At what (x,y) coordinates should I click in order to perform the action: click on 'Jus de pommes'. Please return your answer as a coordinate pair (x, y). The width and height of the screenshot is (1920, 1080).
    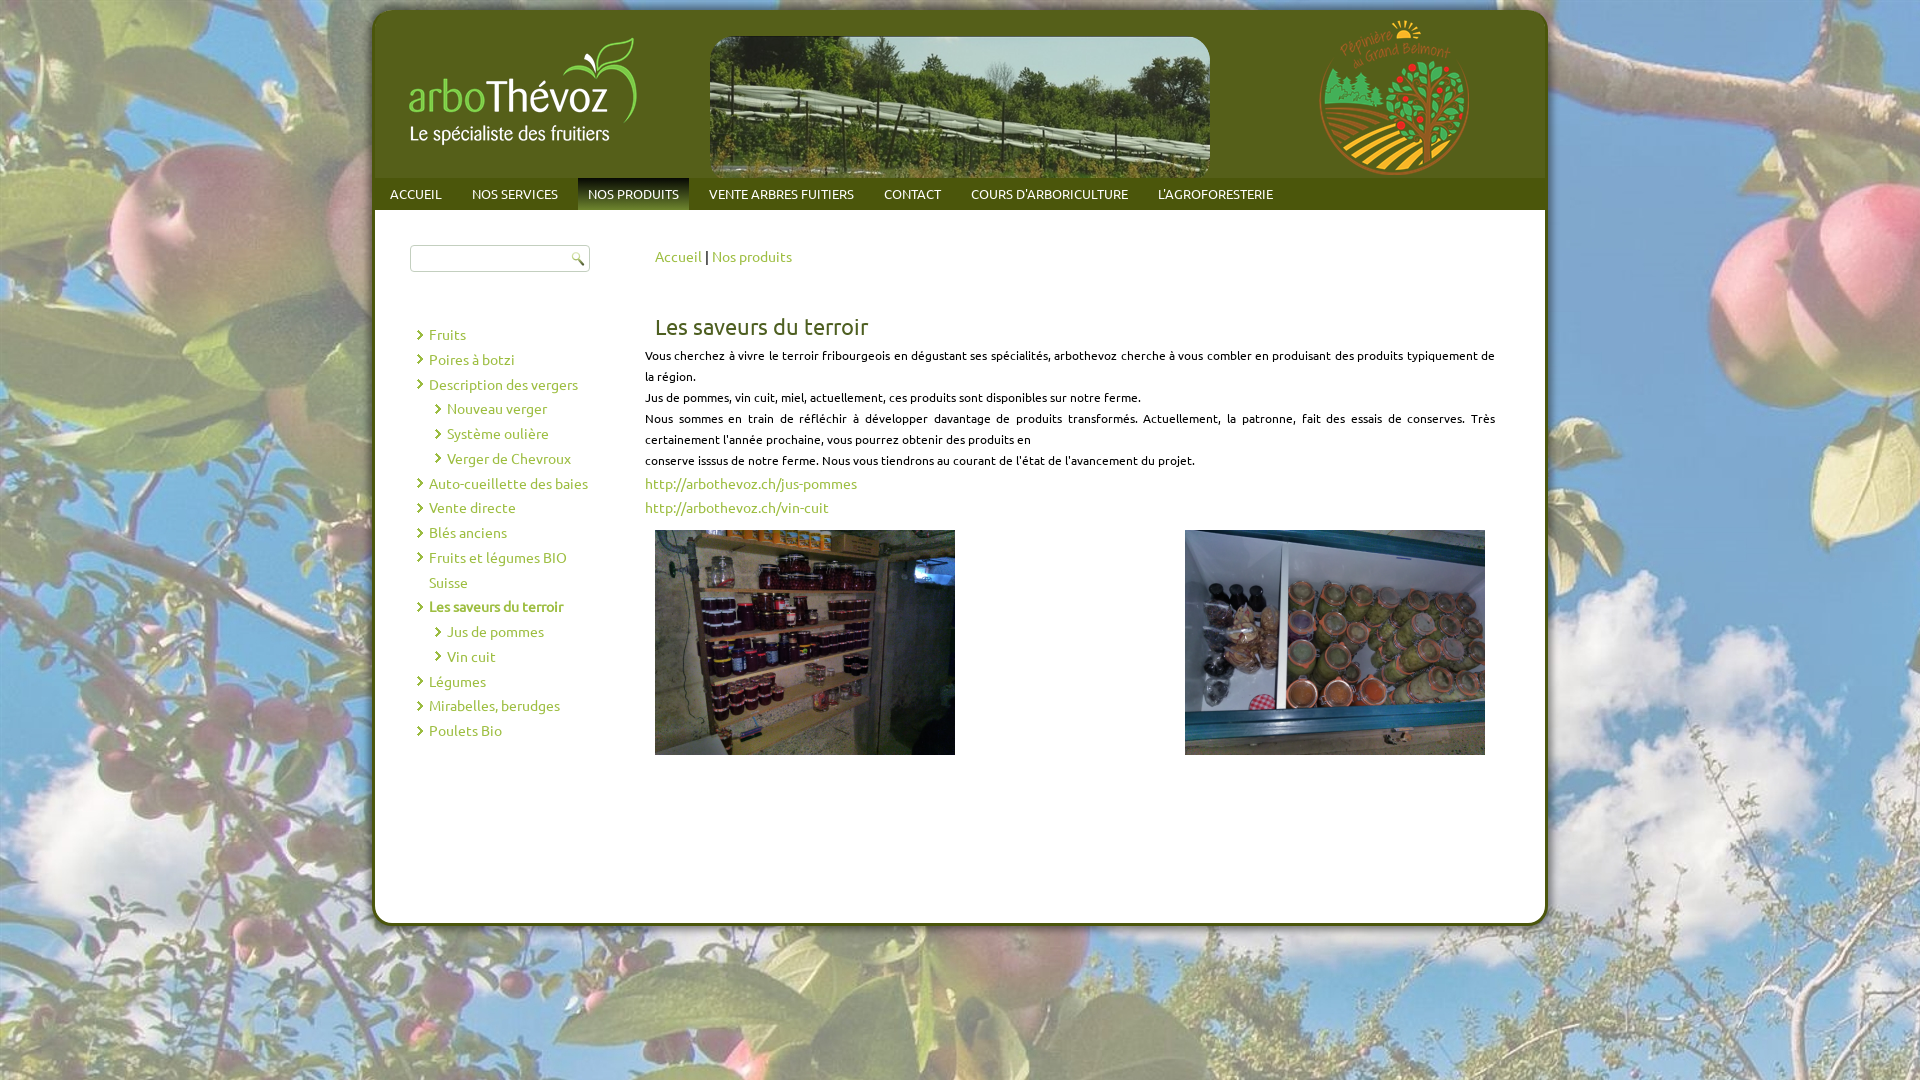
    Looking at the image, I should click on (495, 631).